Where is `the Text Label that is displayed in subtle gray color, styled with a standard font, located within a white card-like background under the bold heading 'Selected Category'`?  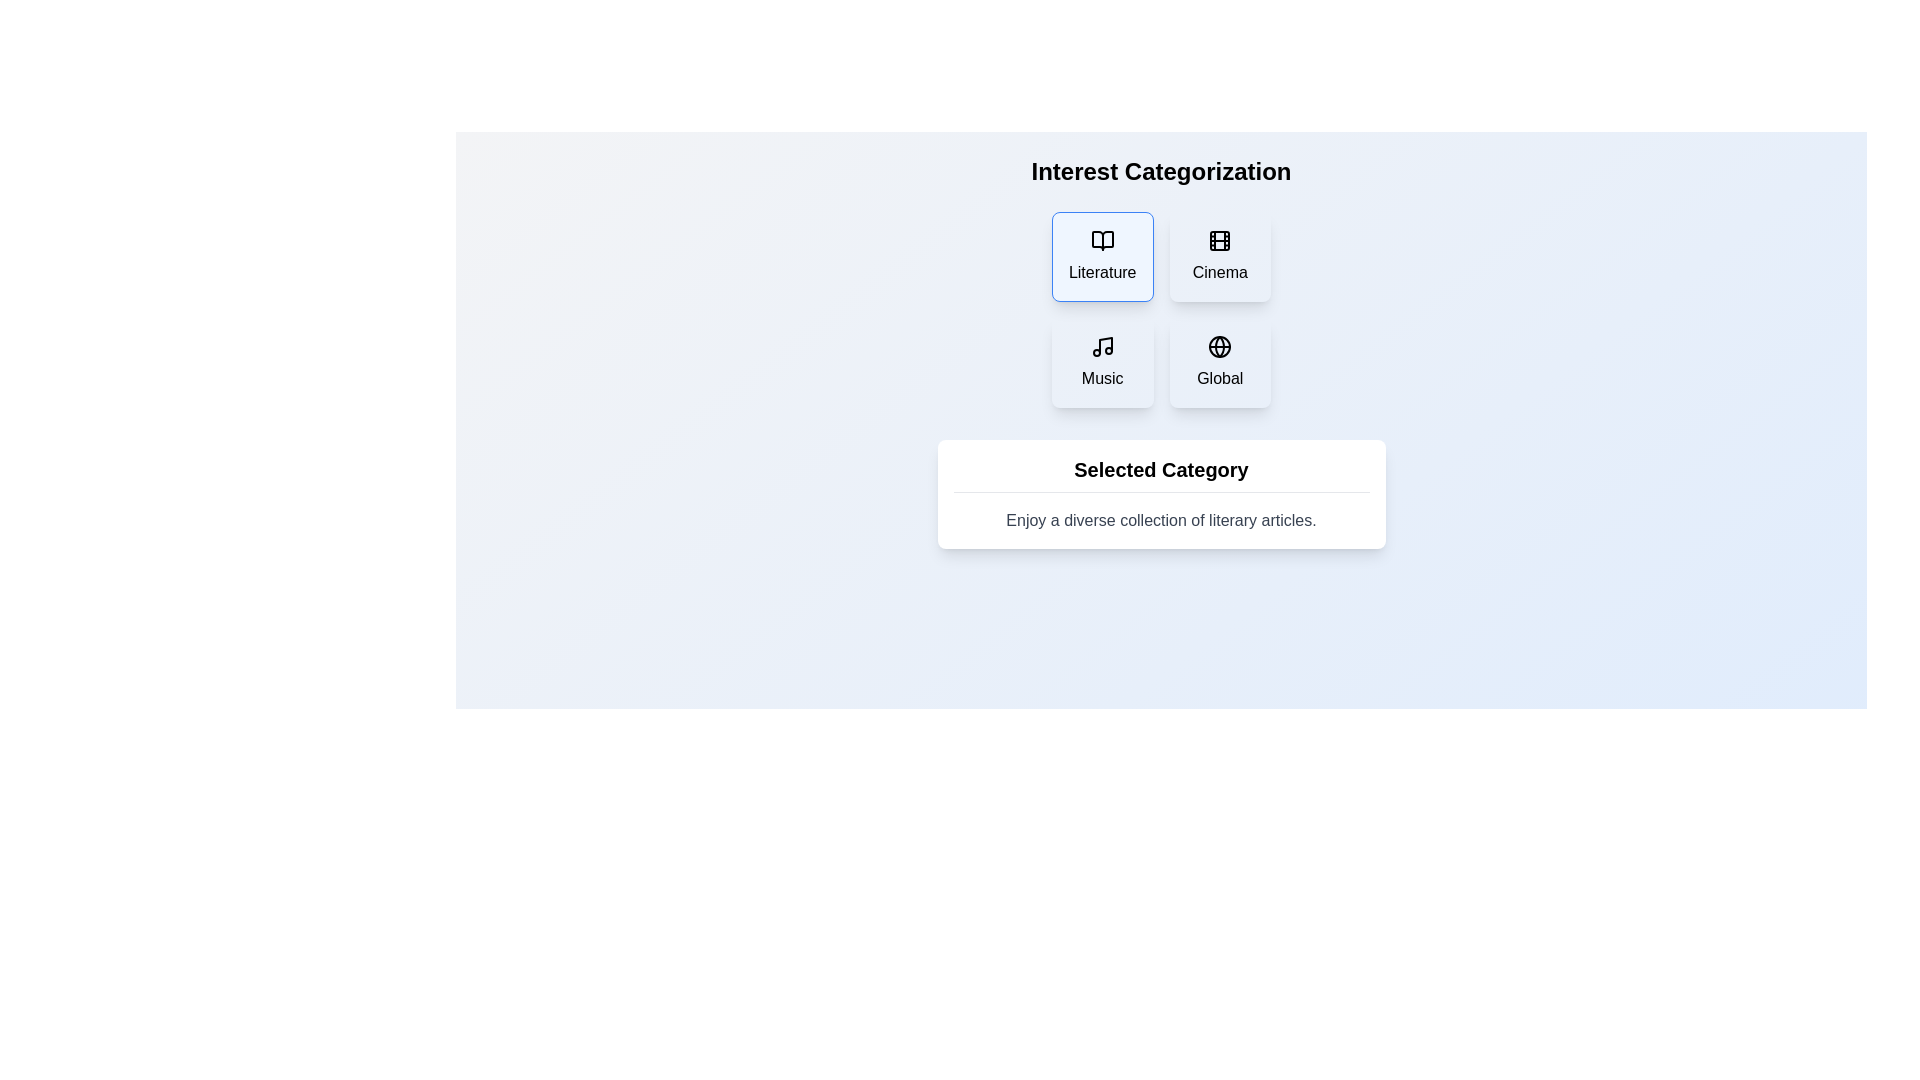 the Text Label that is displayed in subtle gray color, styled with a standard font, located within a white card-like background under the bold heading 'Selected Category' is located at coordinates (1161, 519).